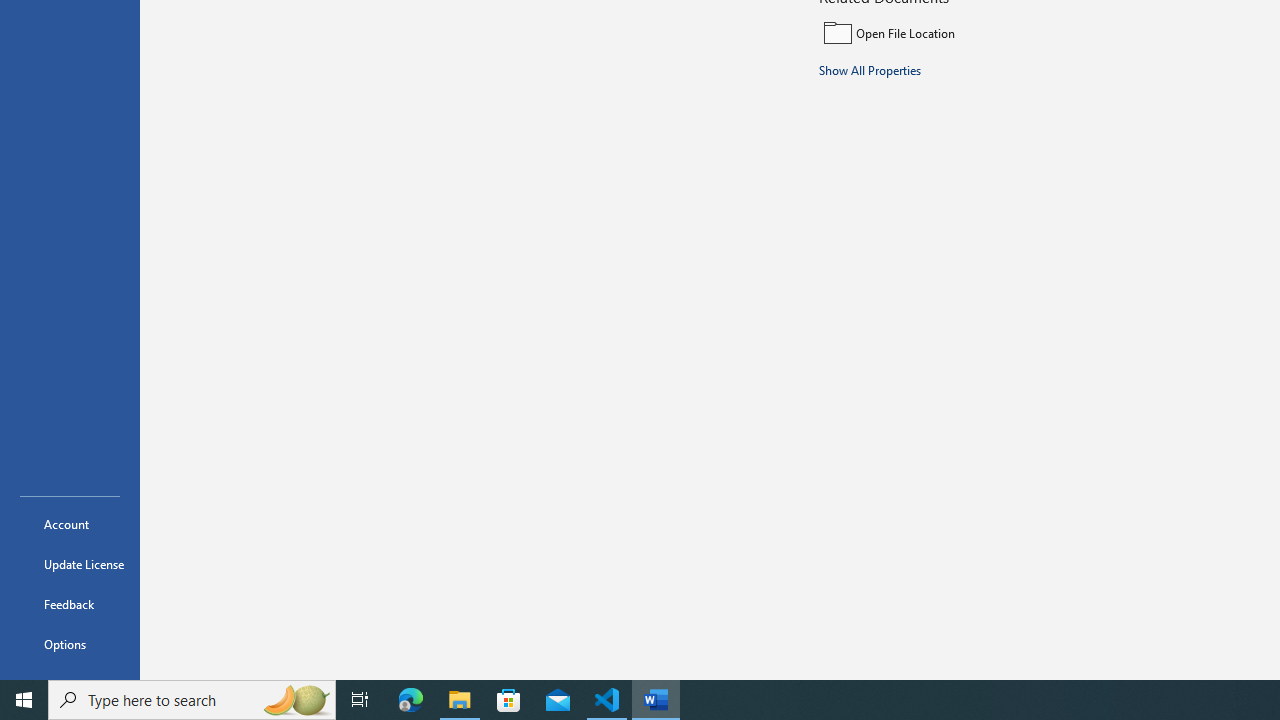 The image size is (1280, 720). Describe the element at coordinates (69, 564) in the screenshot. I see `'Update License'` at that location.